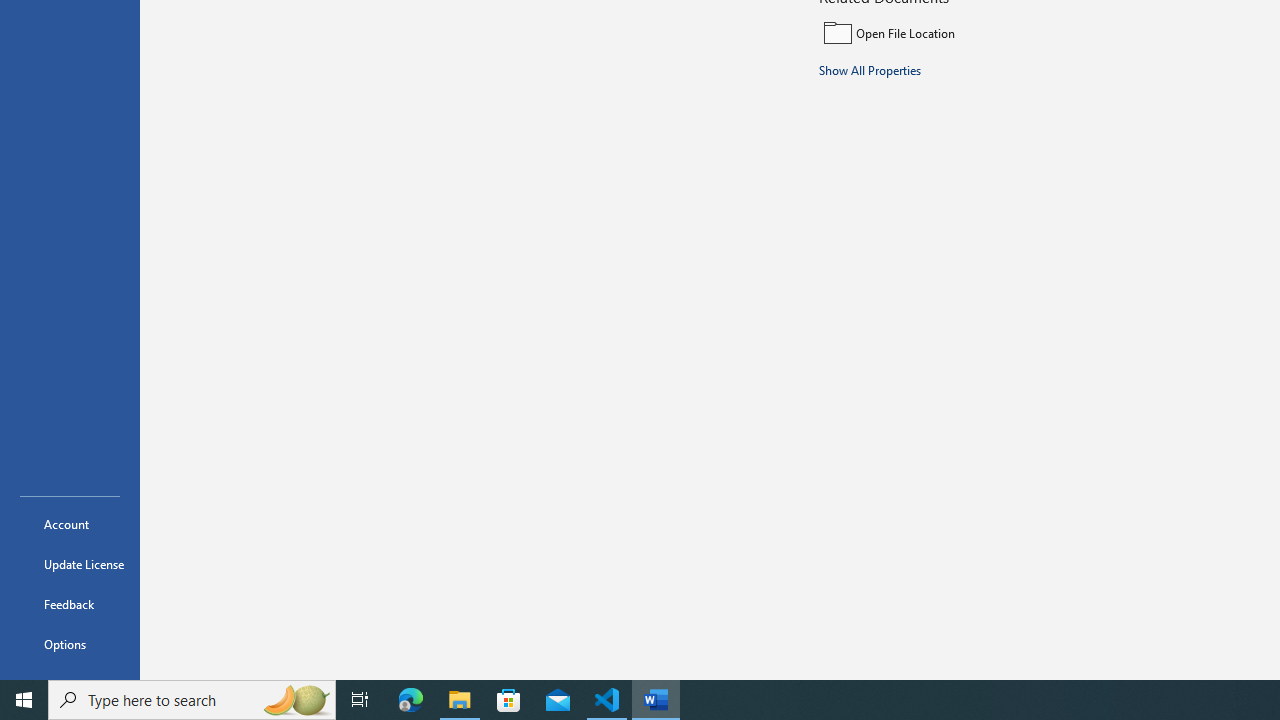 The image size is (1280, 720). Describe the element at coordinates (69, 564) in the screenshot. I see `'Update License'` at that location.